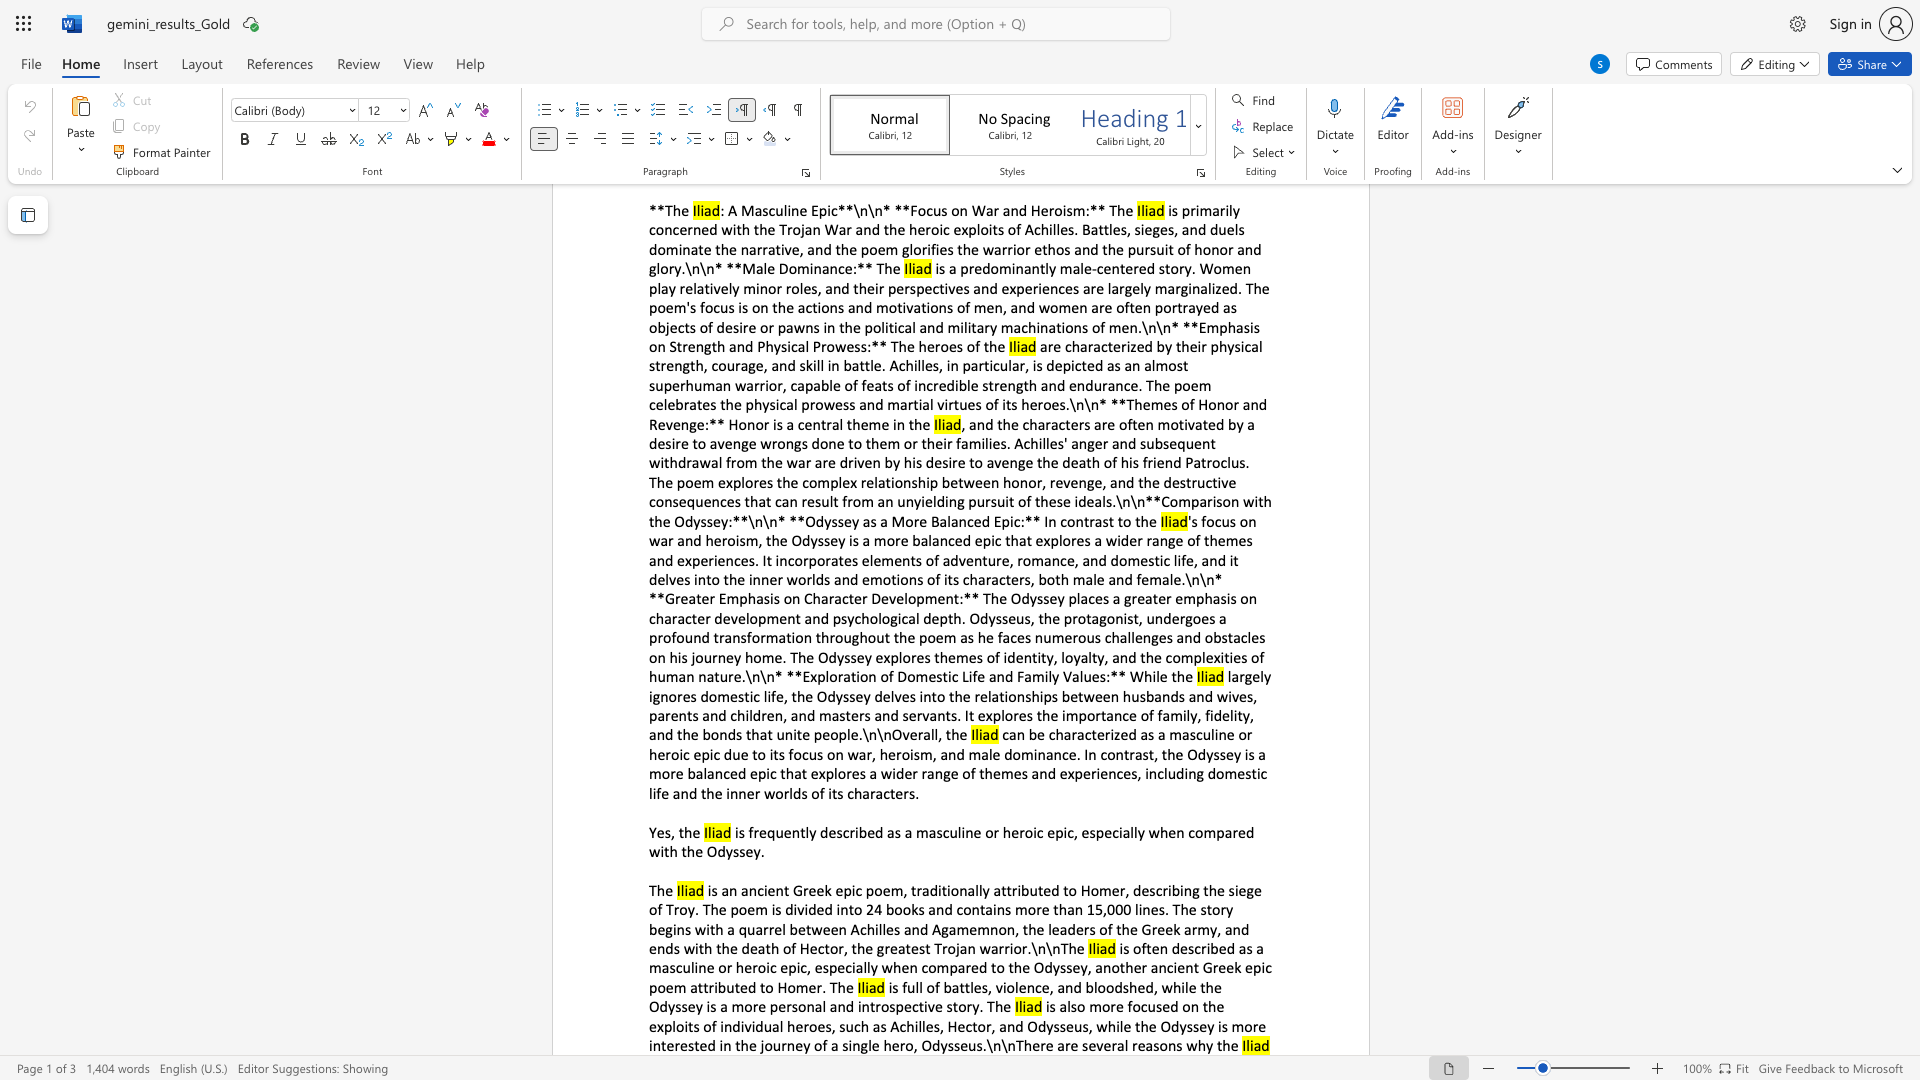 The image size is (1920, 1080). What do you see at coordinates (1182, 1006) in the screenshot?
I see `the subset text "on the exploits of individual heroes, such as Achilles, Hector, and Odysseus, while the Odyssey is mor" within the text "is also more focused on the exploits of individual heroes, such as Achilles, Hector, and Odysseus, while the Odyssey is more interested in the journey of a single hero, Odysseus.\n\nThere are several reasons why the"` at bounding box center [1182, 1006].